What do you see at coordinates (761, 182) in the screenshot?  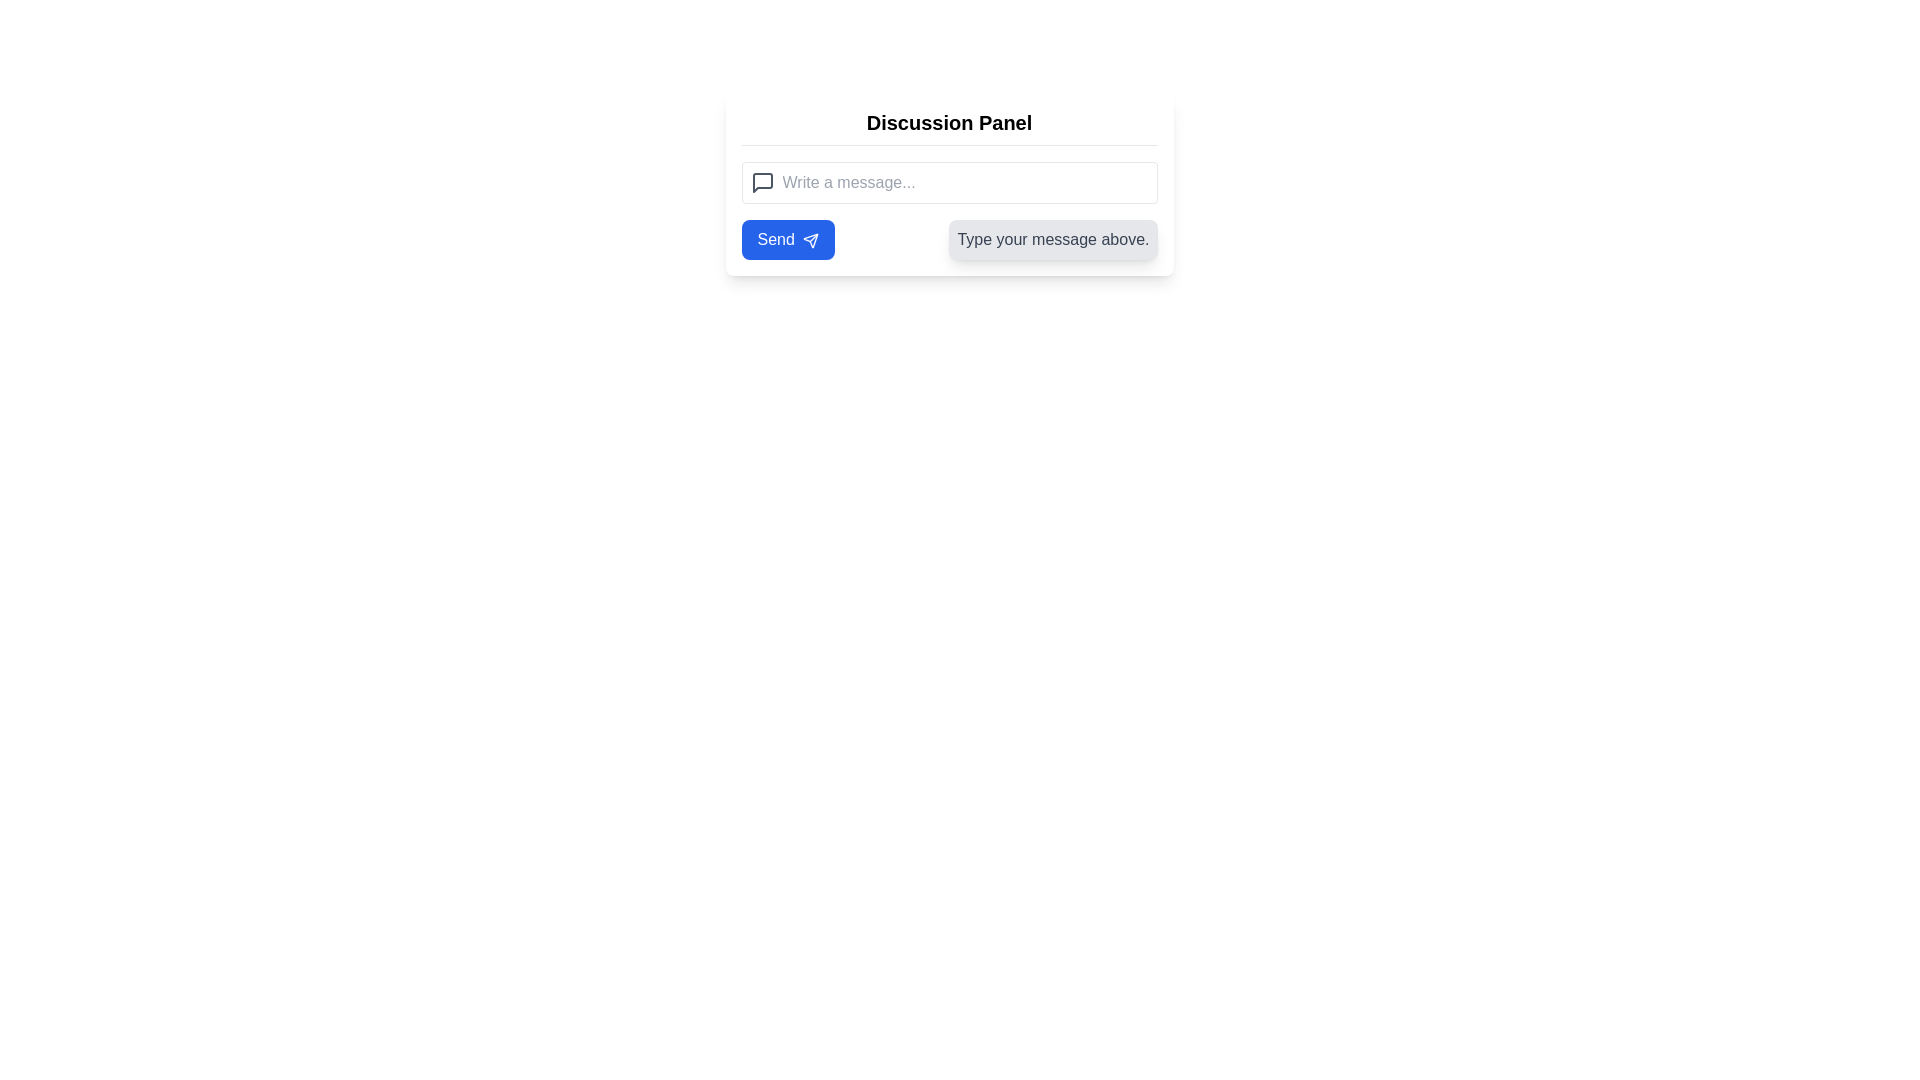 I see `the messaging icon located to the left of the 'Write a message...' text input field` at bounding box center [761, 182].